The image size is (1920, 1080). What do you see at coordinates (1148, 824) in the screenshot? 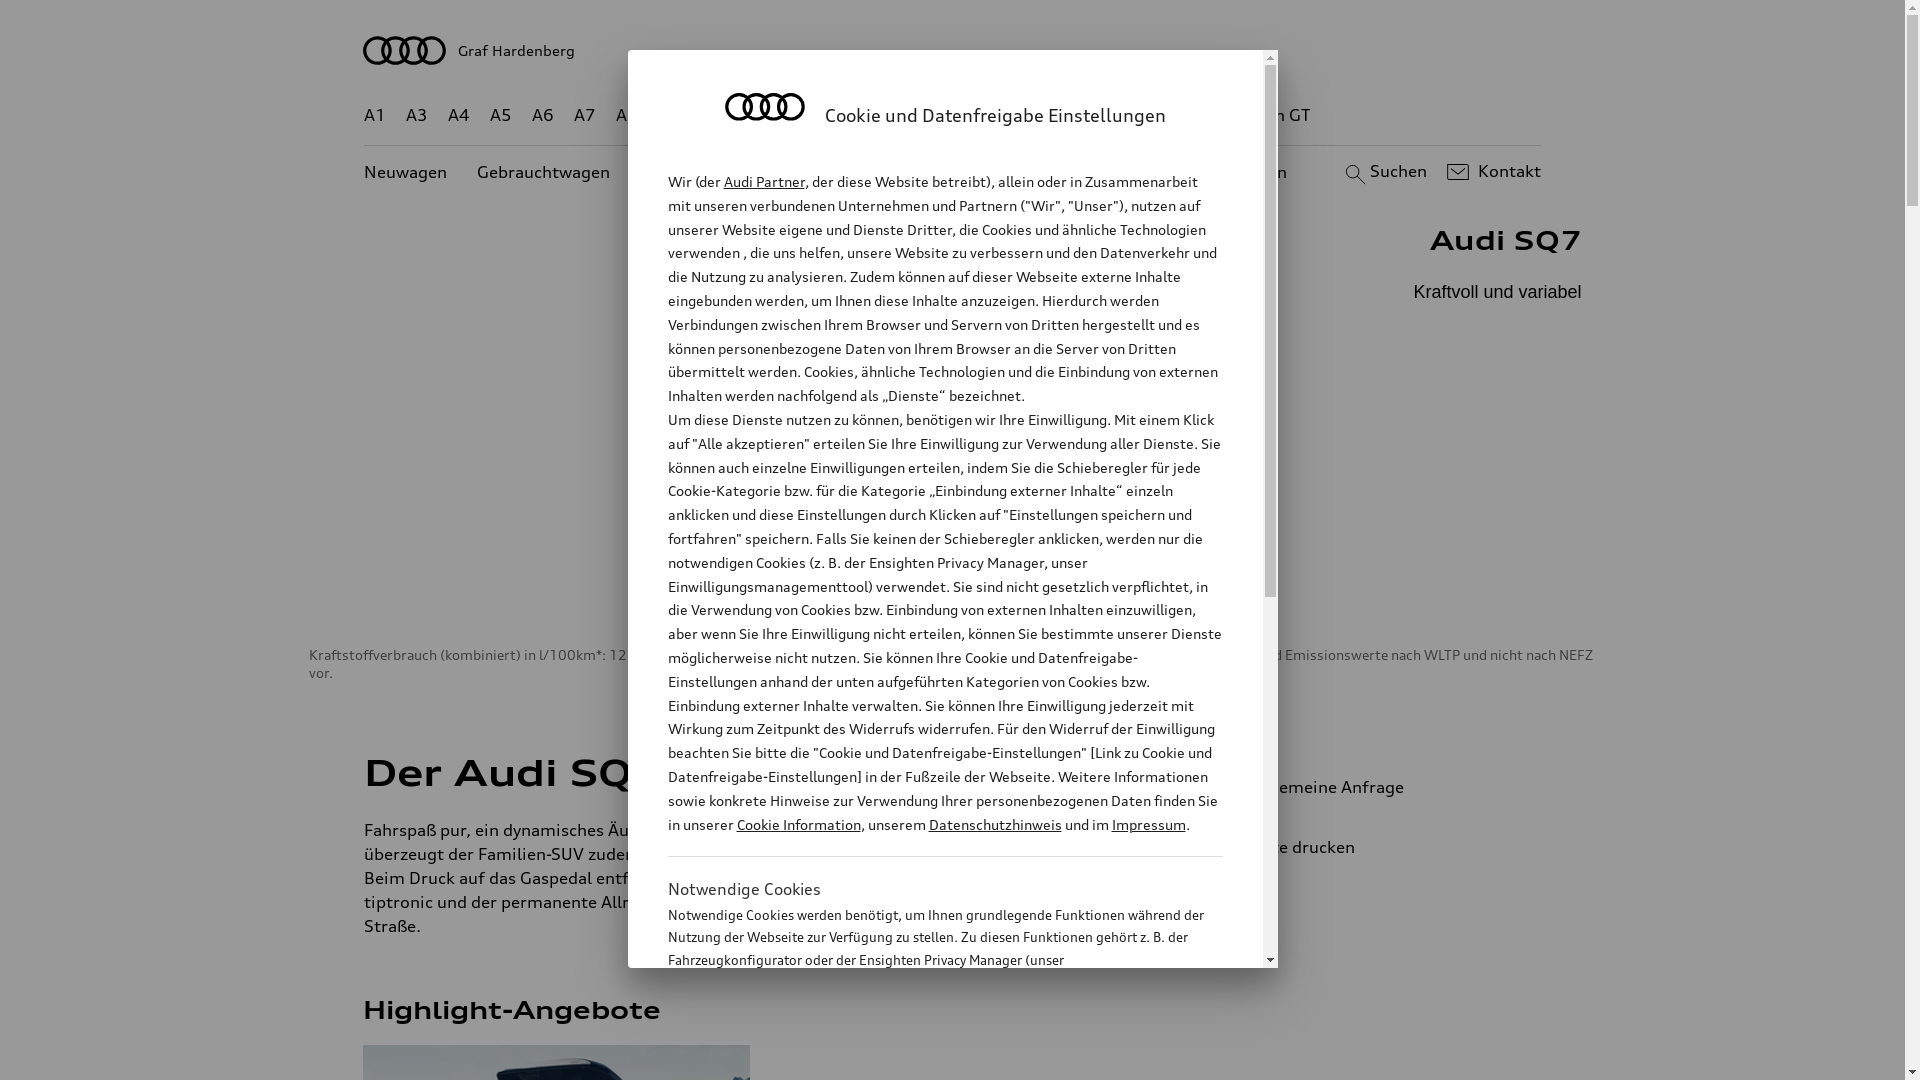
I see `'Impressum'` at bounding box center [1148, 824].